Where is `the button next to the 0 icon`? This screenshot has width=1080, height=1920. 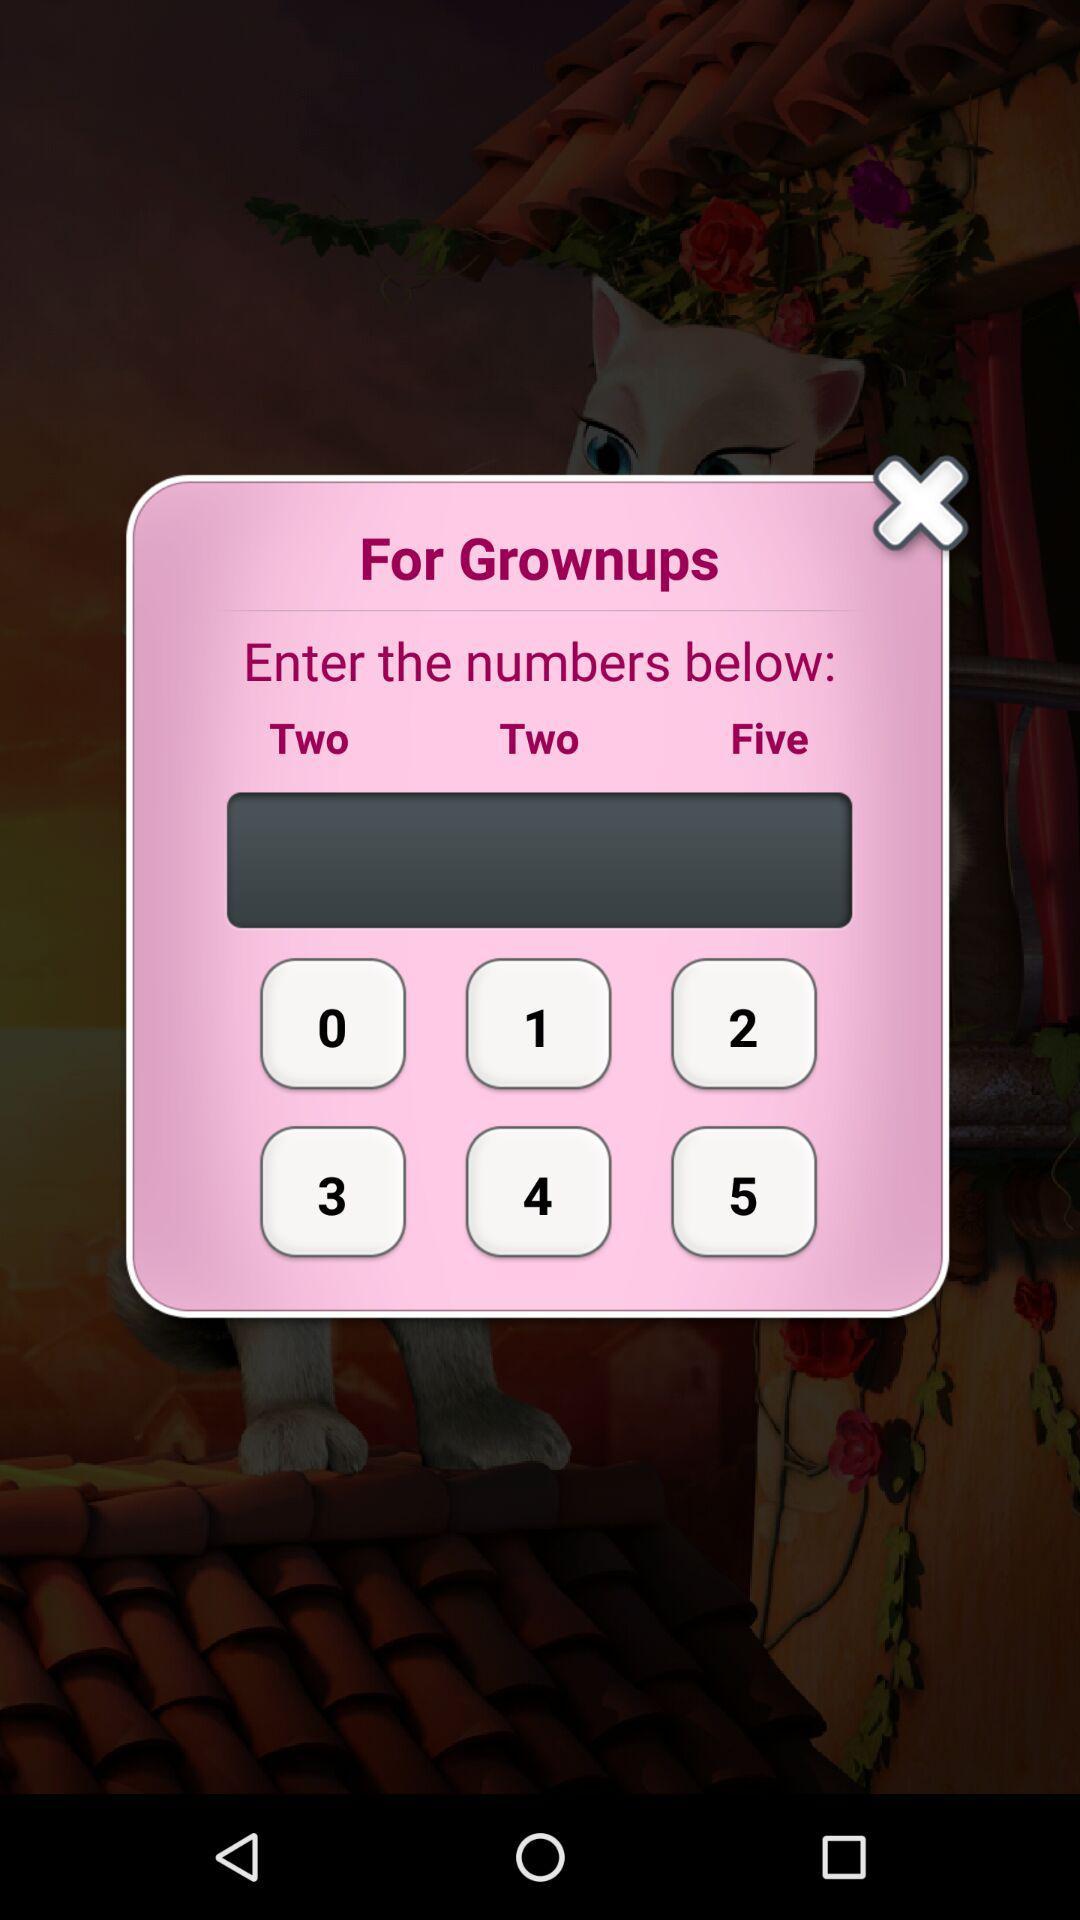 the button next to the 0 icon is located at coordinates (538, 1191).